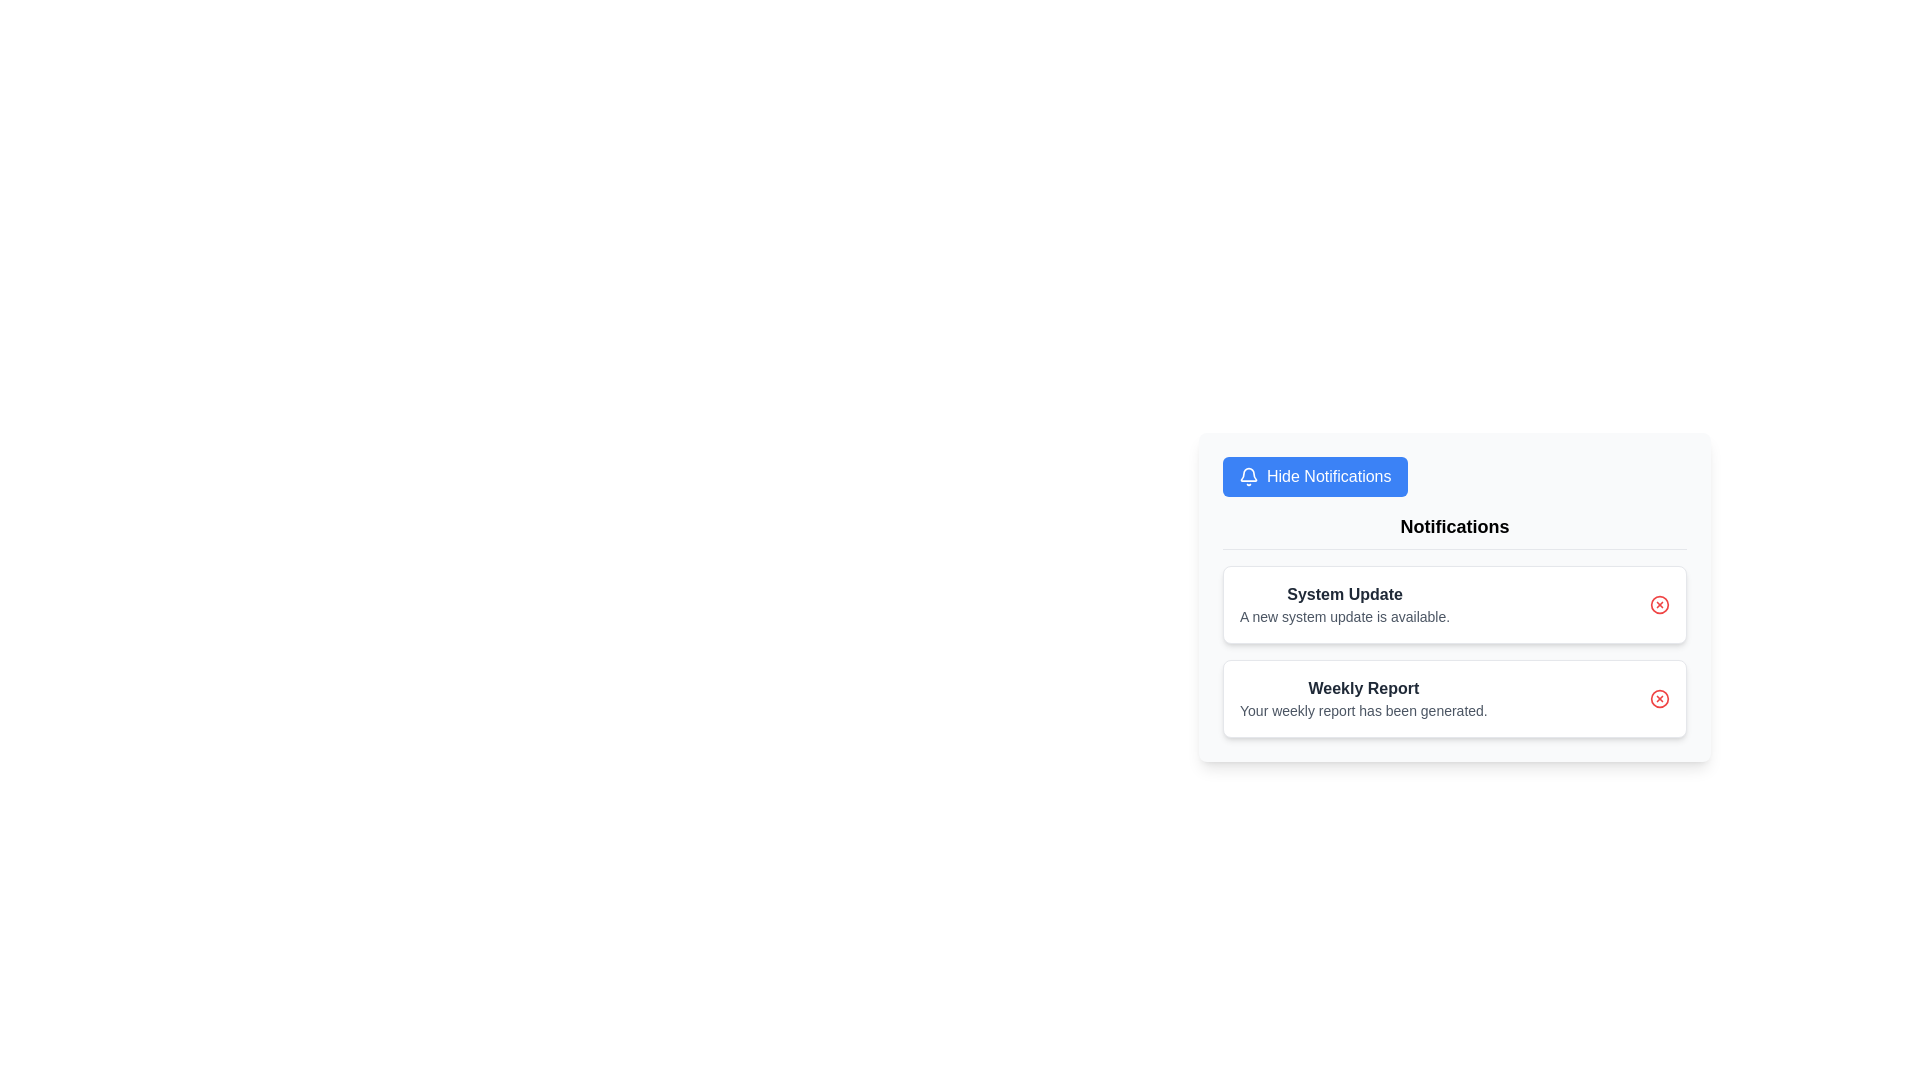  Describe the element at coordinates (1454, 530) in the screenshot. I see `the Text Label that serves as a section header for the notifications area, positioned at the top-center of the notification section` at that location.